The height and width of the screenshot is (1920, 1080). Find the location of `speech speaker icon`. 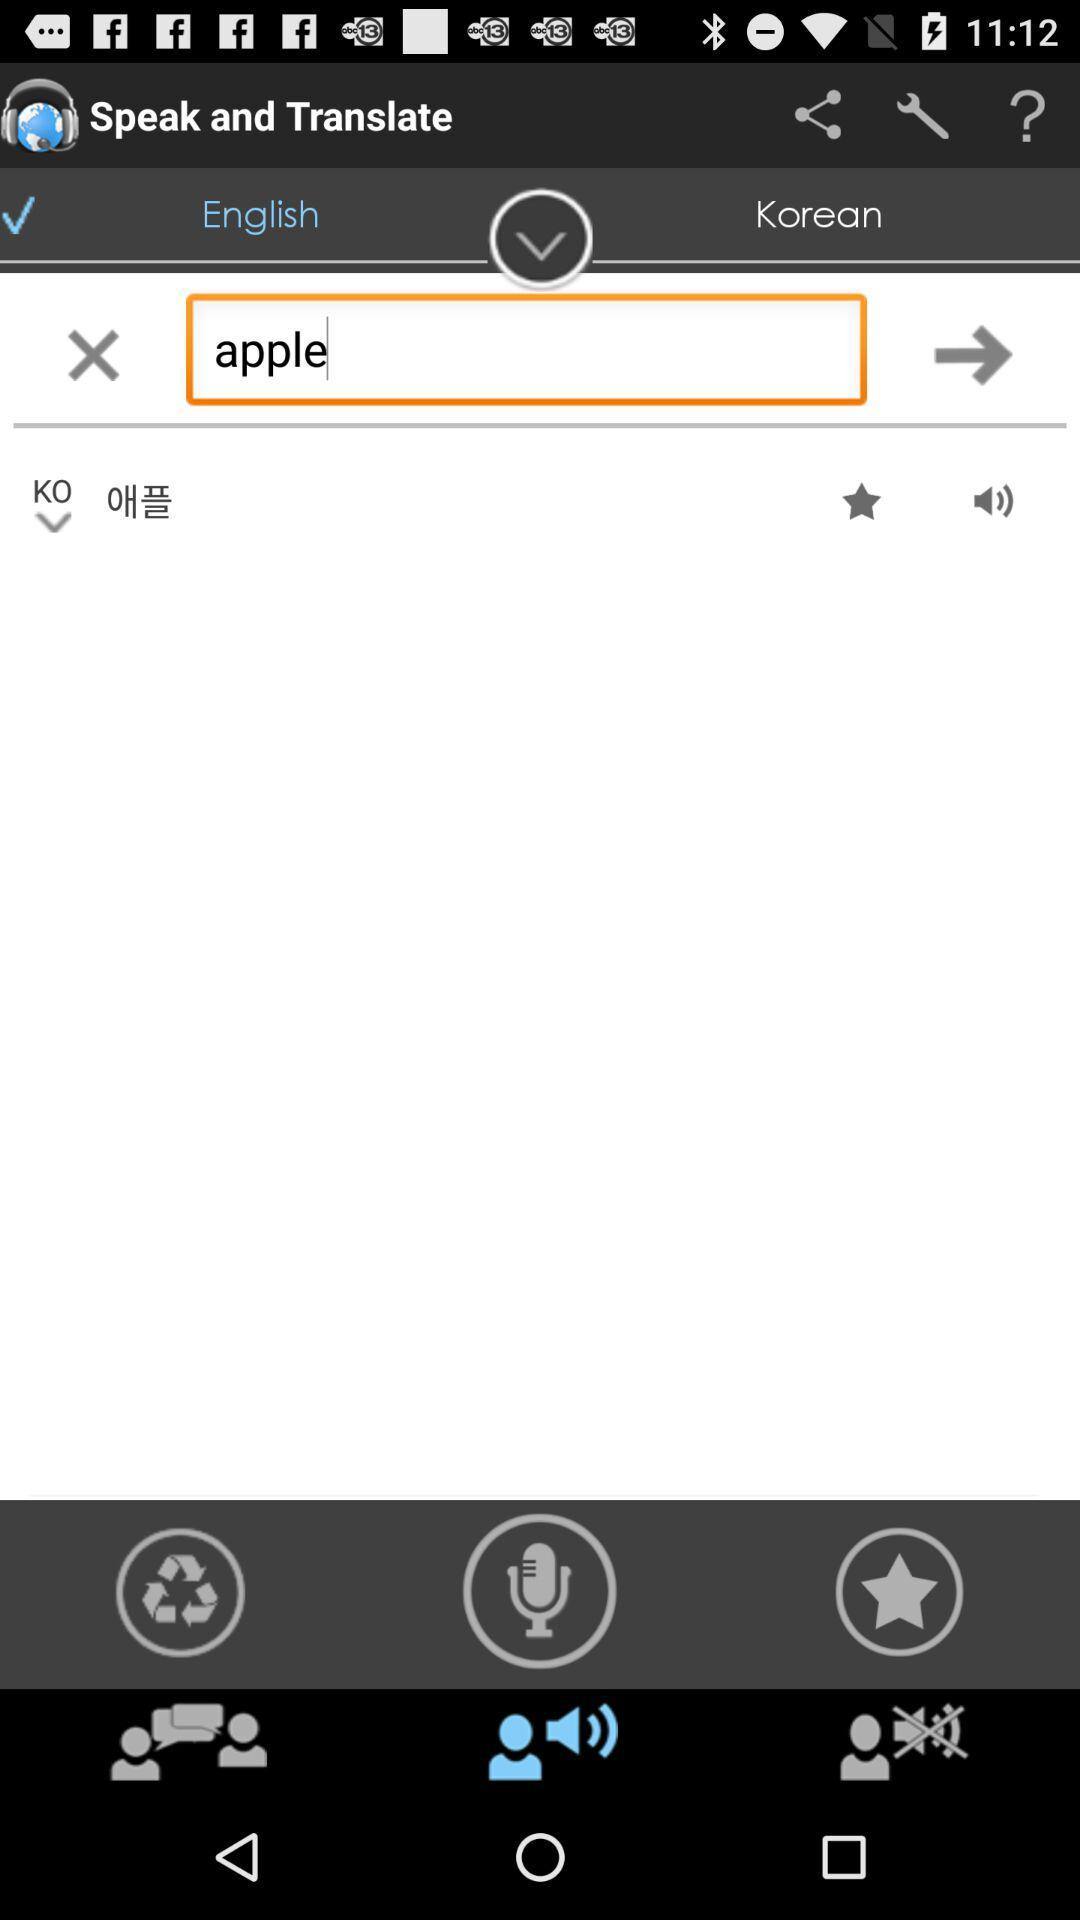

speech speaker icon is located at coordinates (540, 1590).